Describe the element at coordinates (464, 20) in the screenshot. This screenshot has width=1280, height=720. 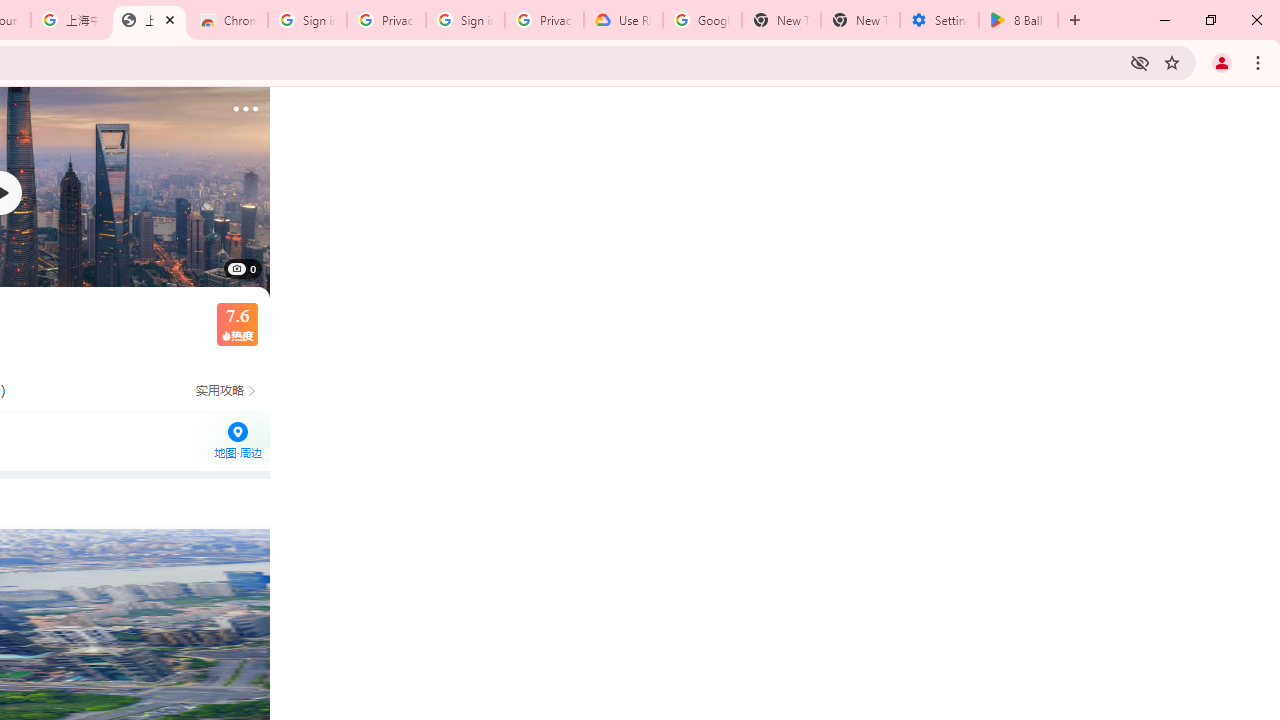
I see `'Sign in - Google Accounts'` at that location.